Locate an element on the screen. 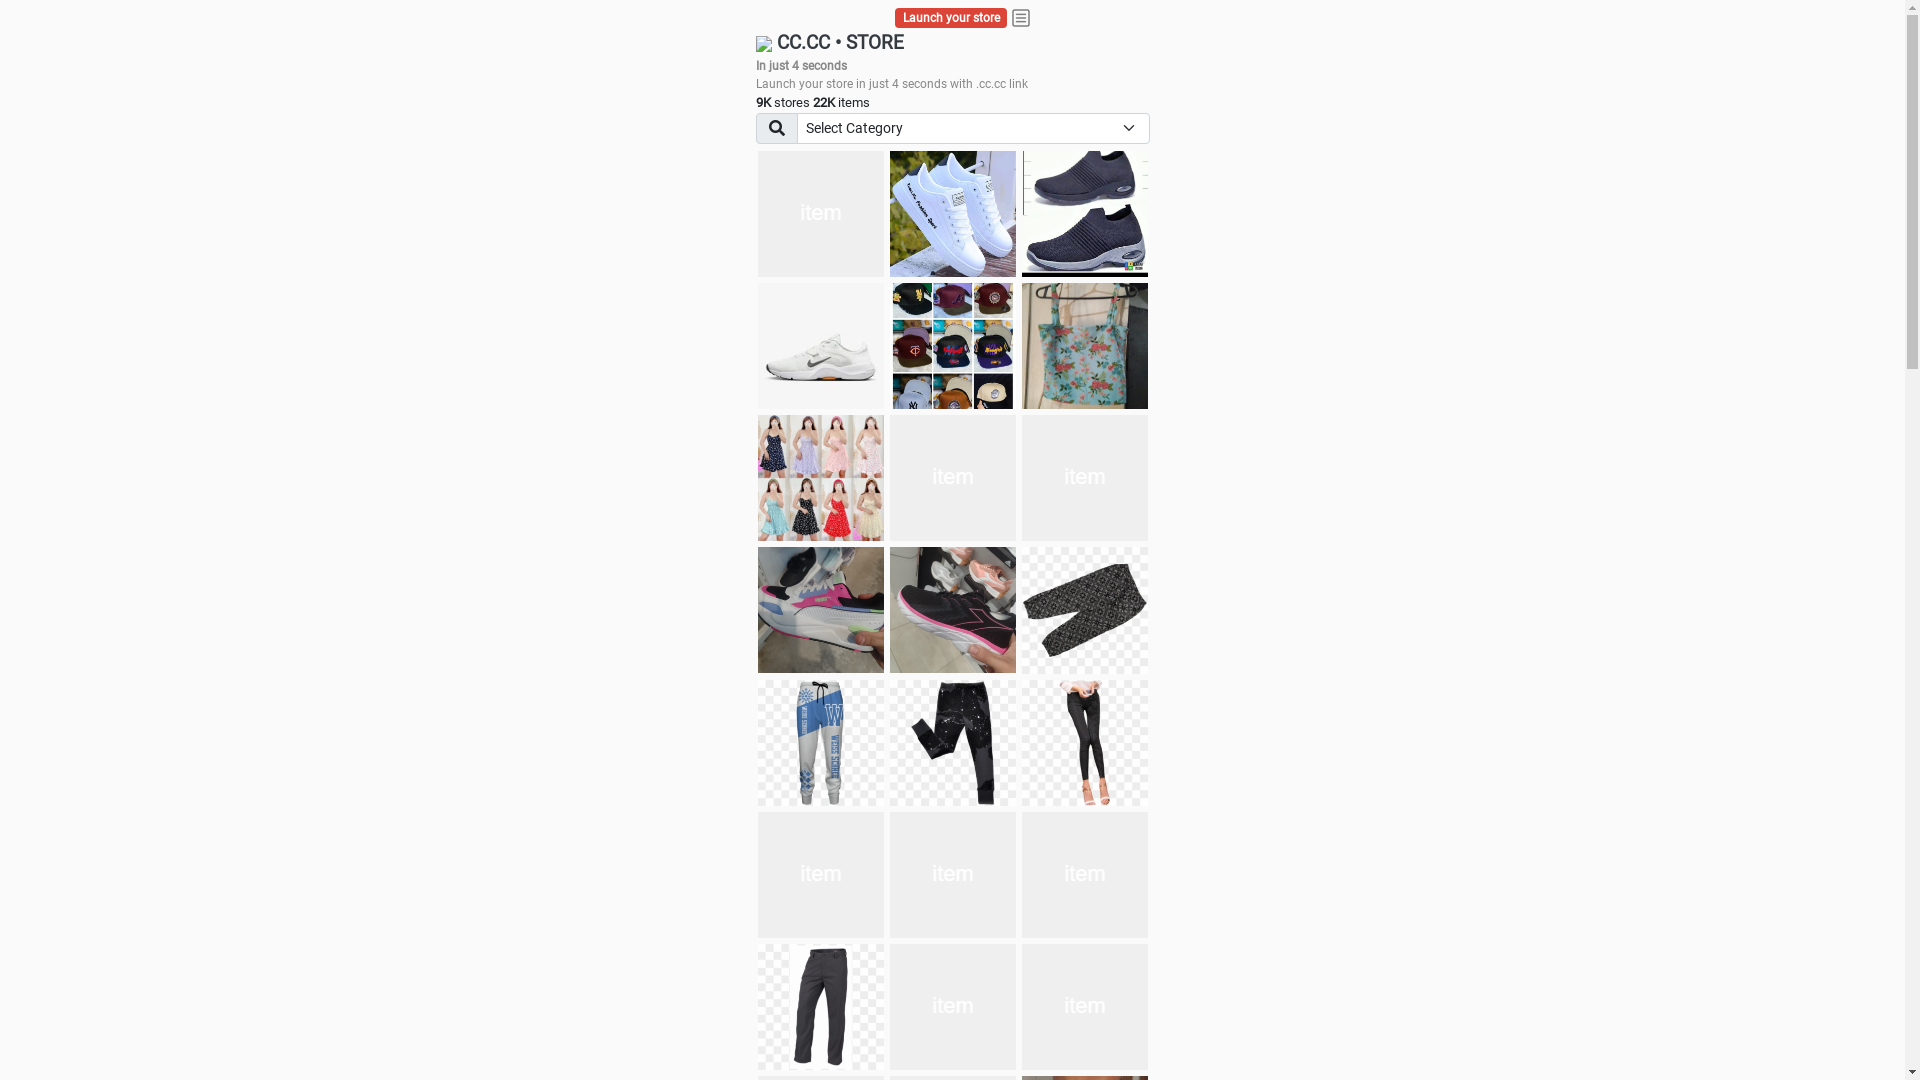  'Shoes for boys' is located at coordinates (757, 345).